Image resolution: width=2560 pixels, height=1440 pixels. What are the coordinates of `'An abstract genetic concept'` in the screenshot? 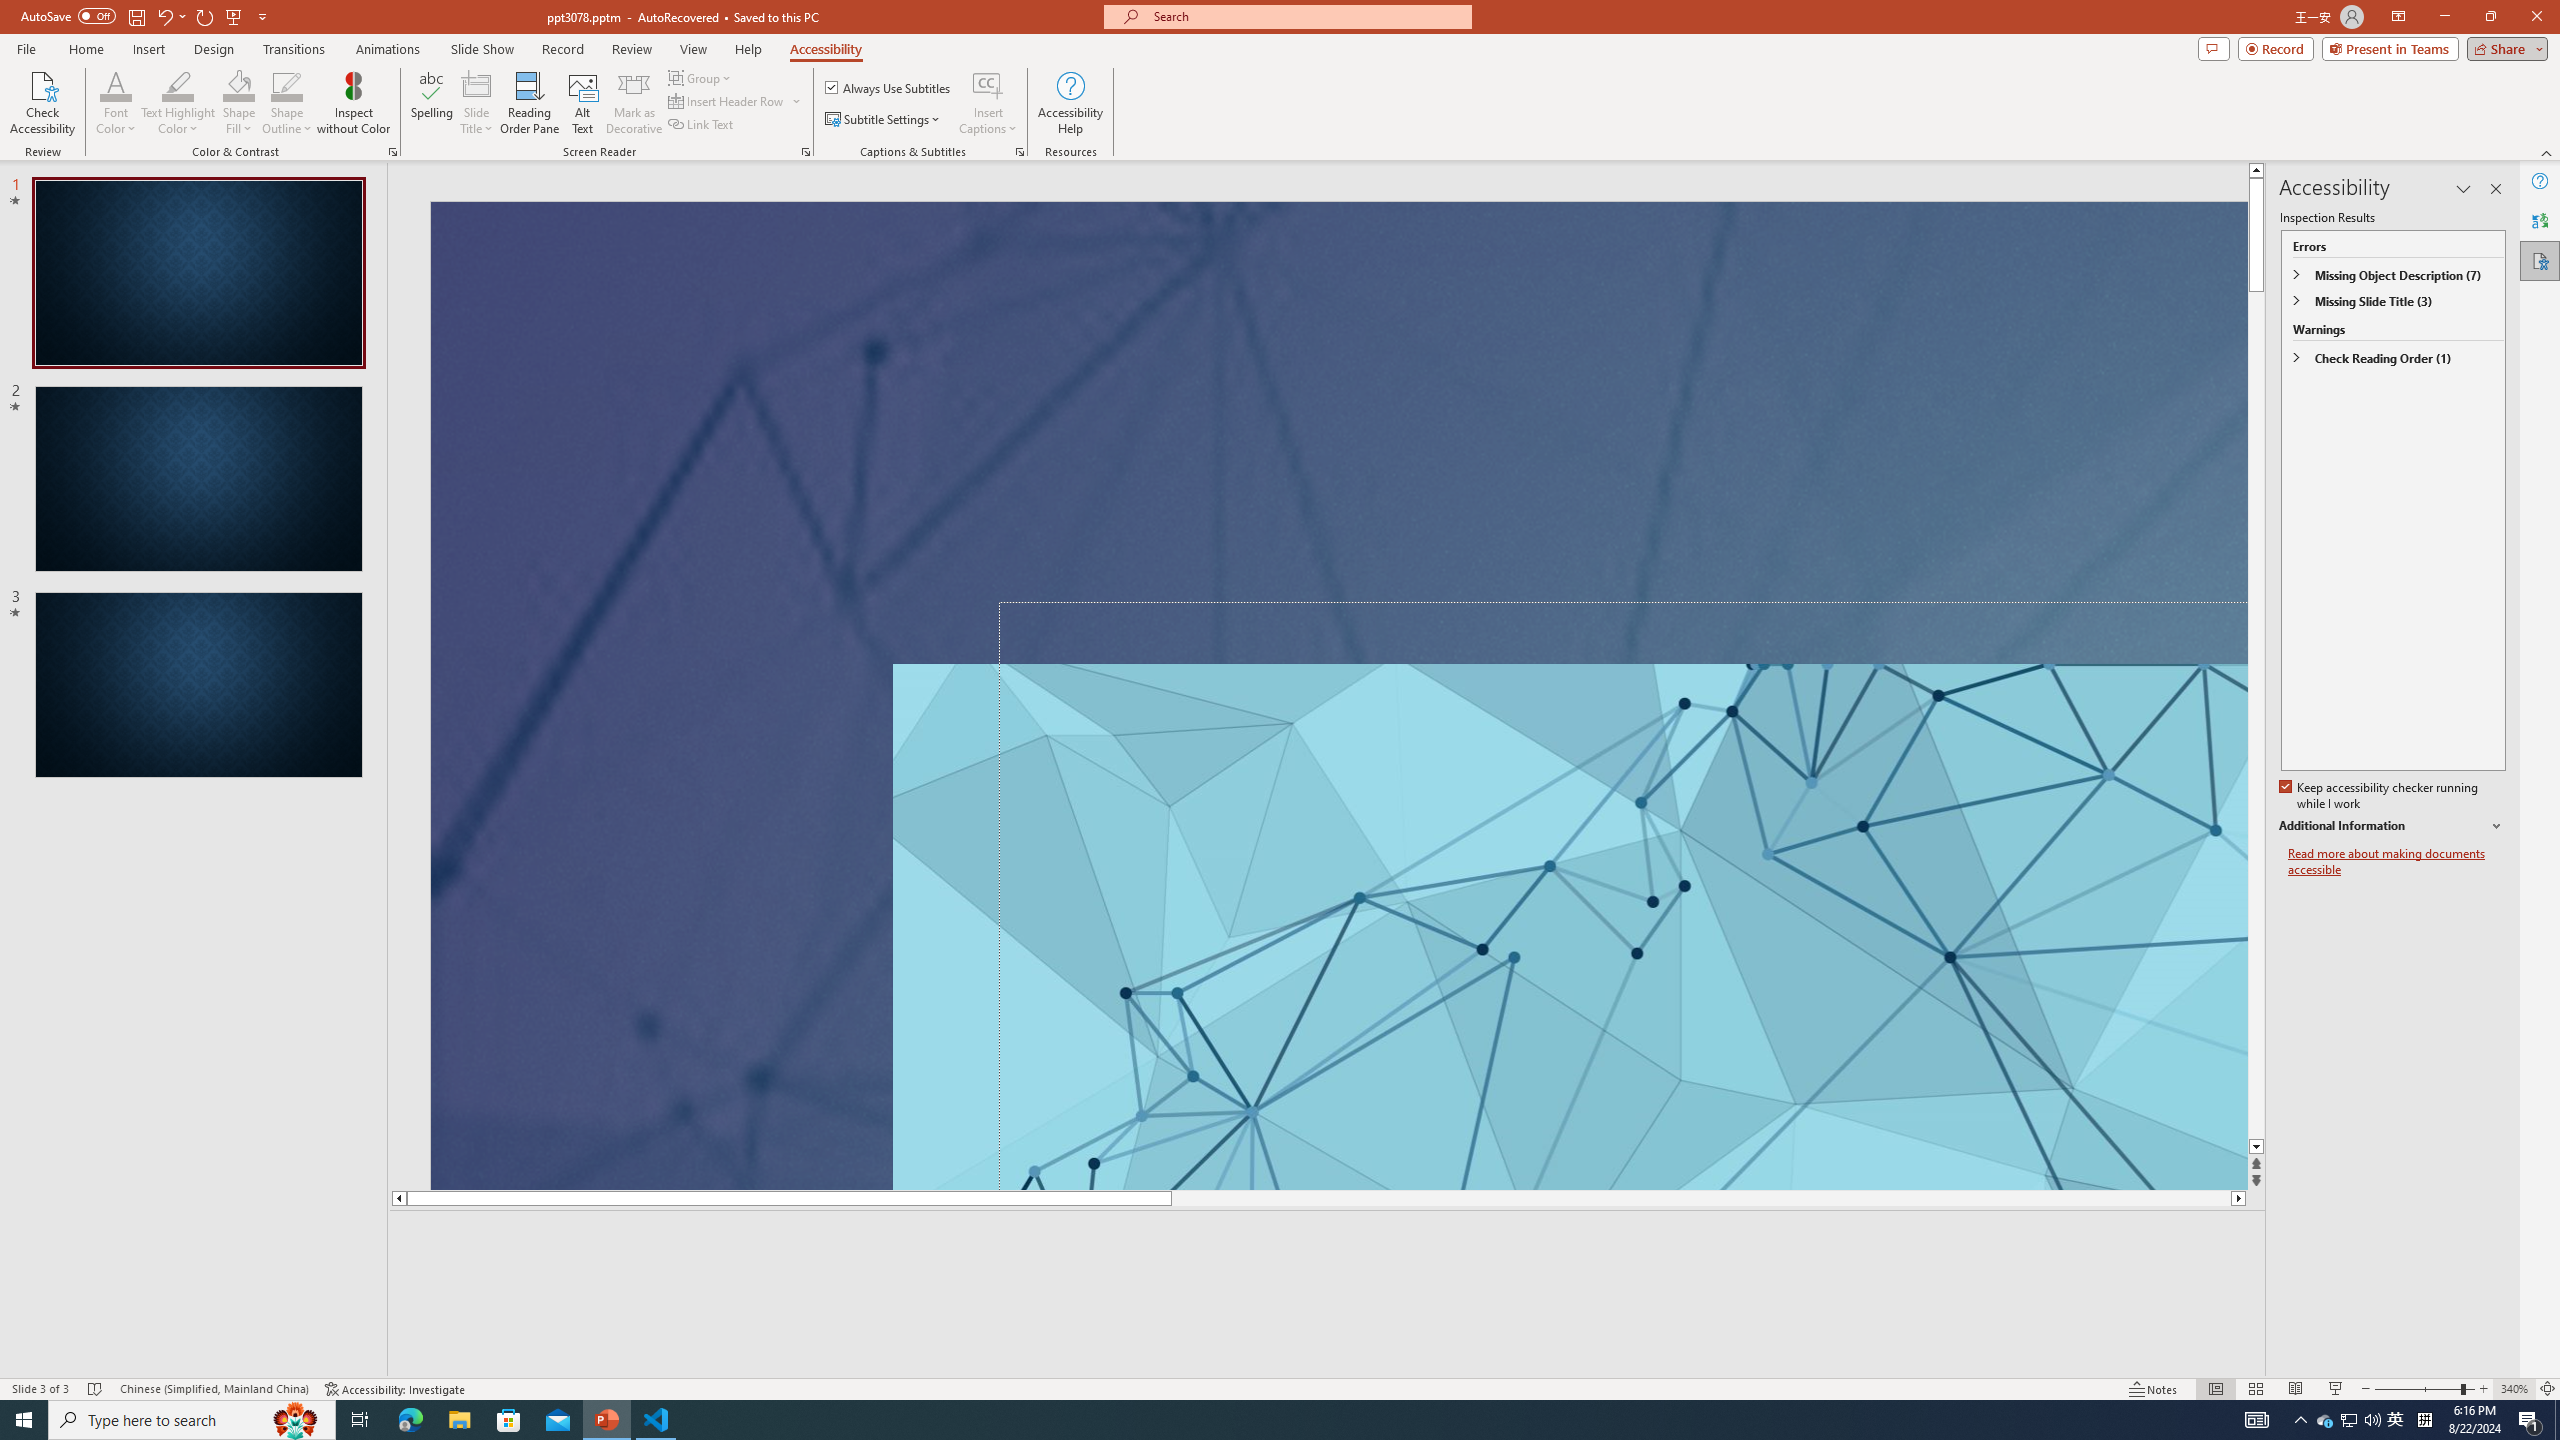 It's located at (1337, 694).